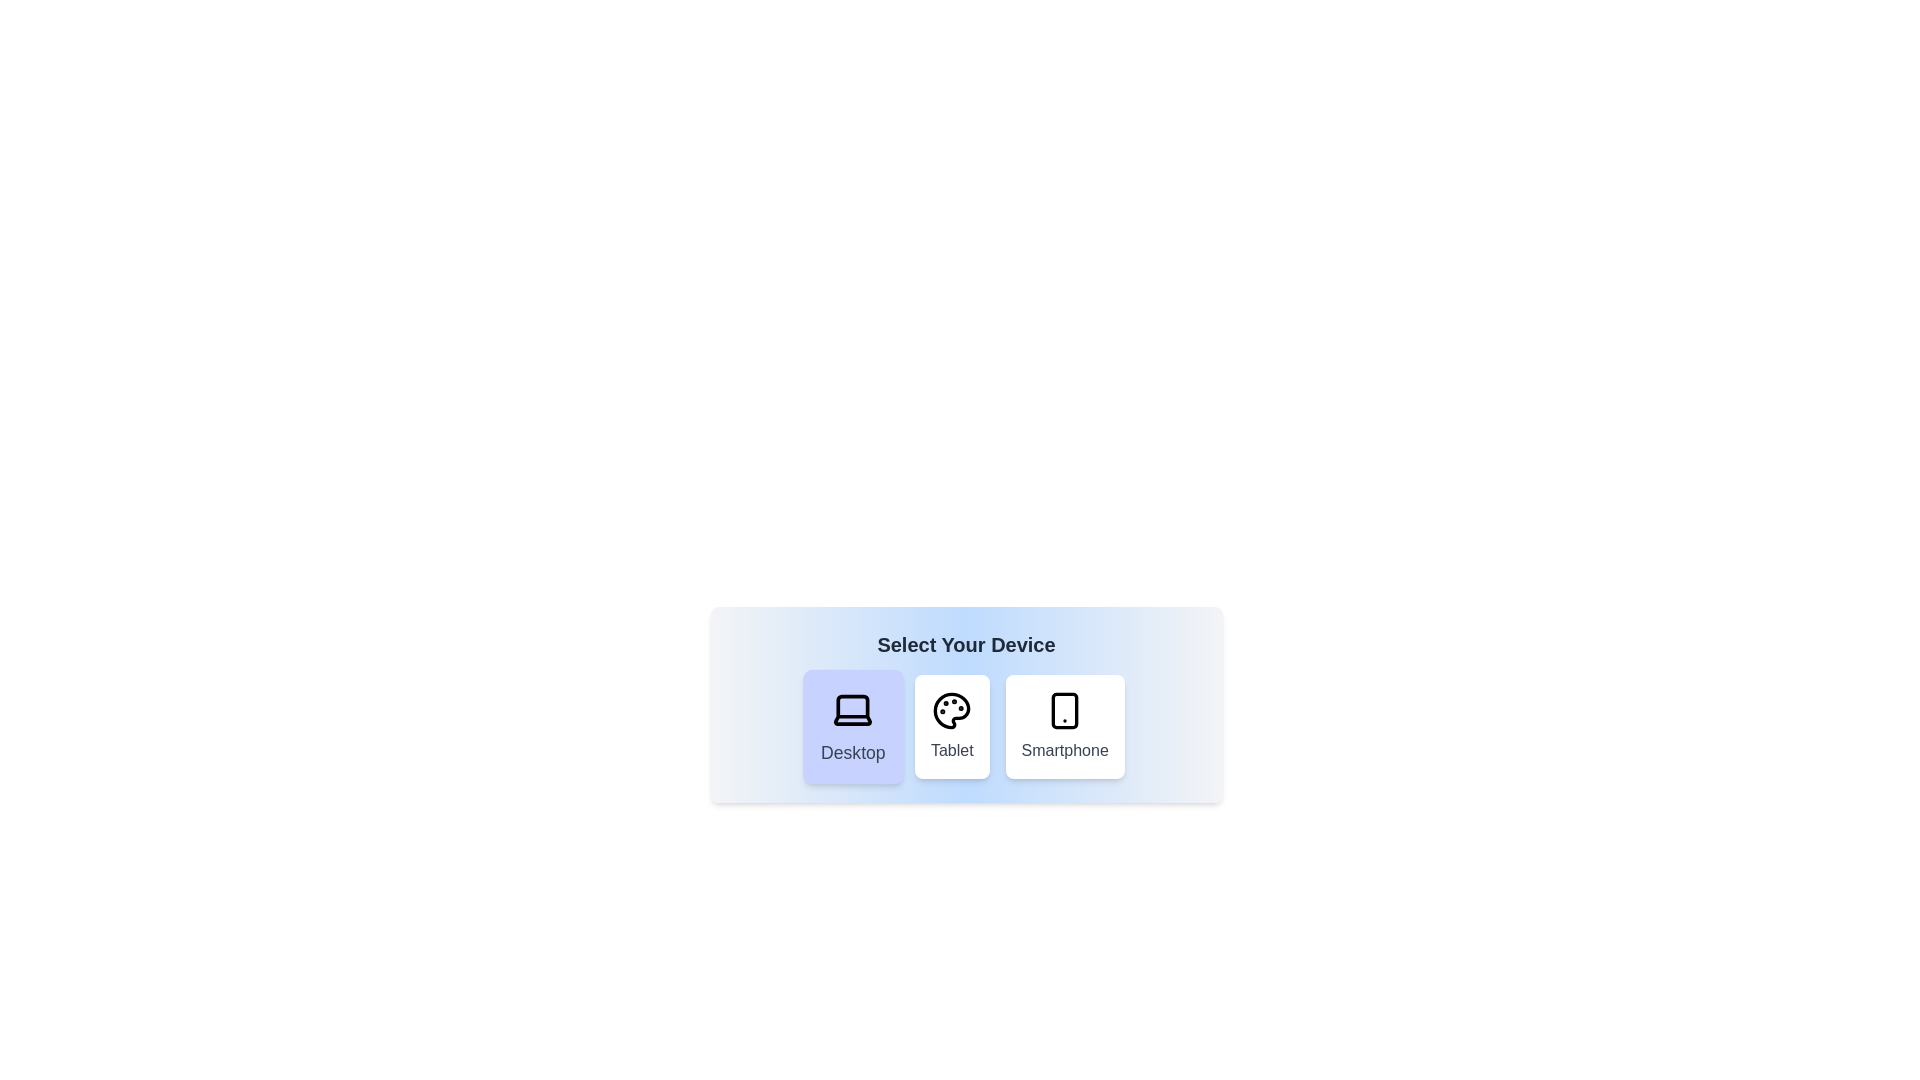  I want to click on text label displaying 'Smartphone', which is styled with medium-bold gray text and located at the bottom of the smartphone option tile, so click(1064, 751).